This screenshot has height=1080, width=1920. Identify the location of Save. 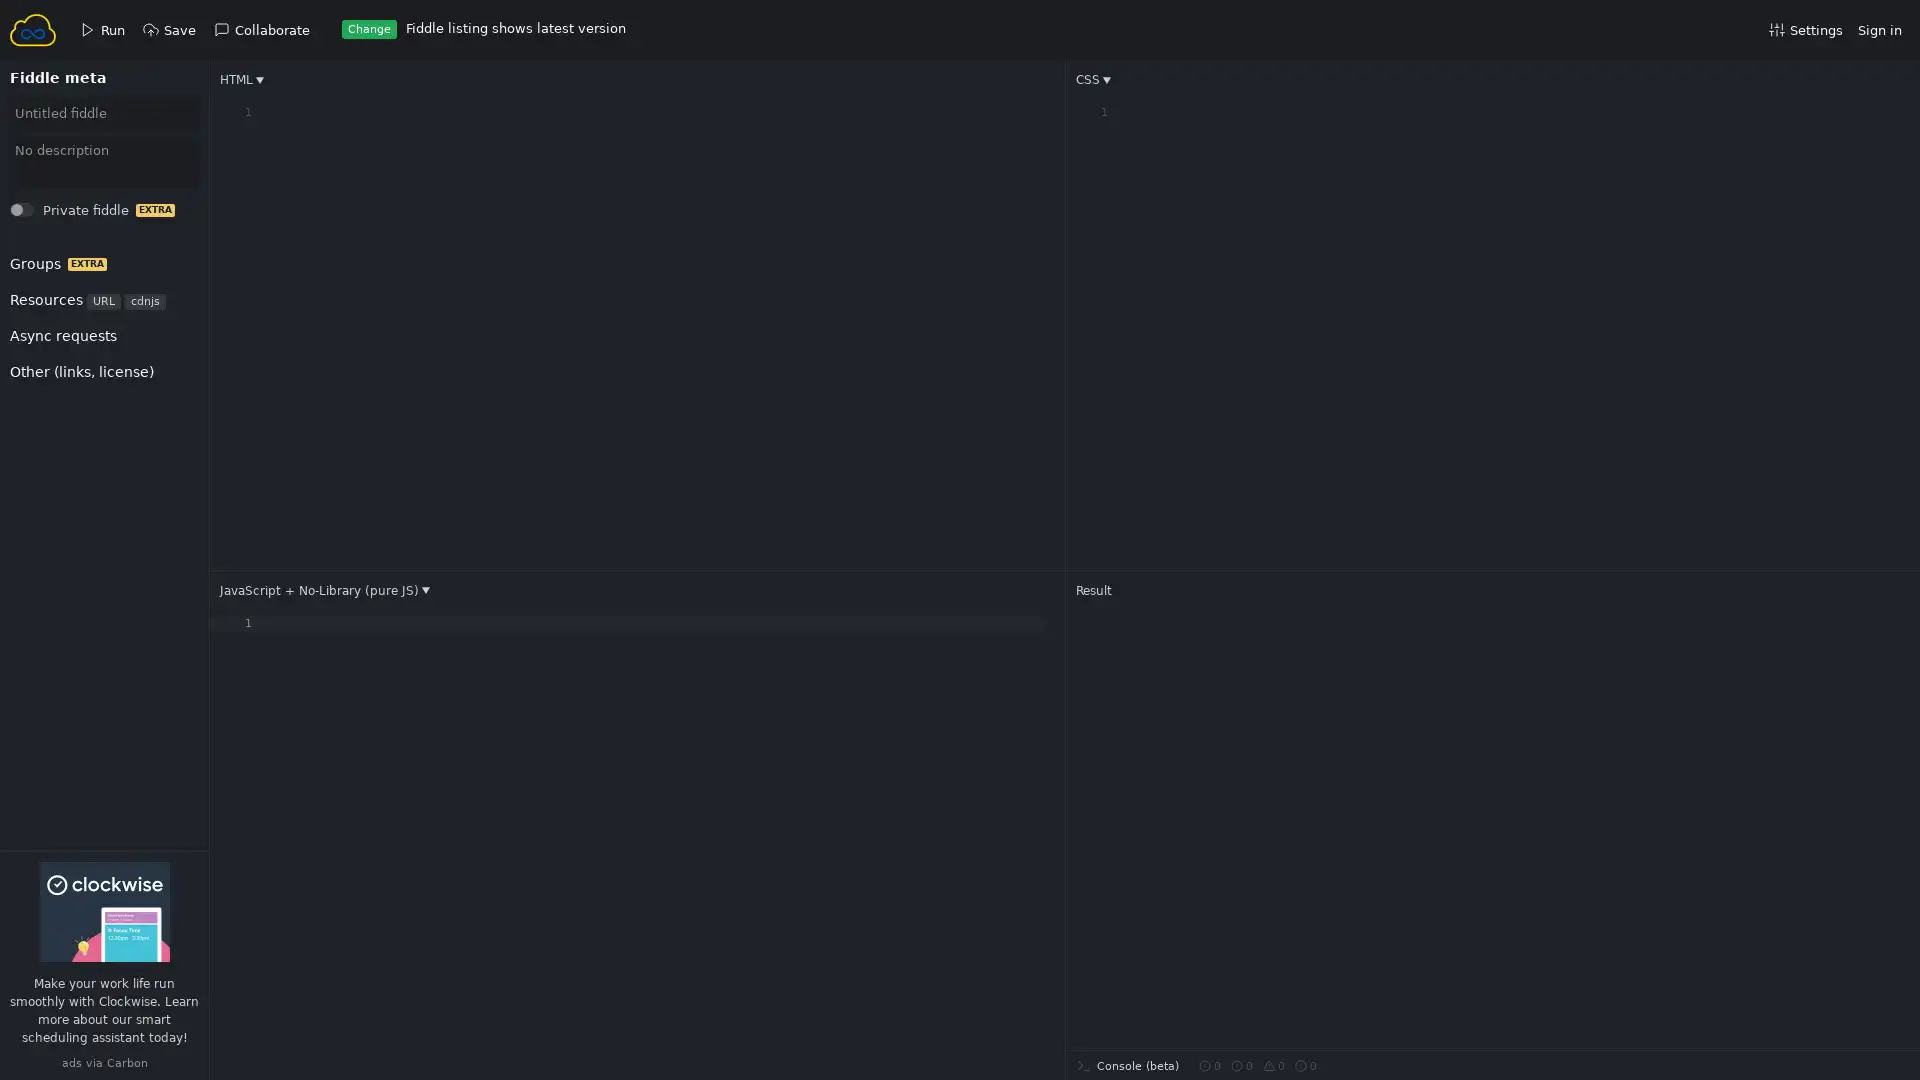
(42, 215).